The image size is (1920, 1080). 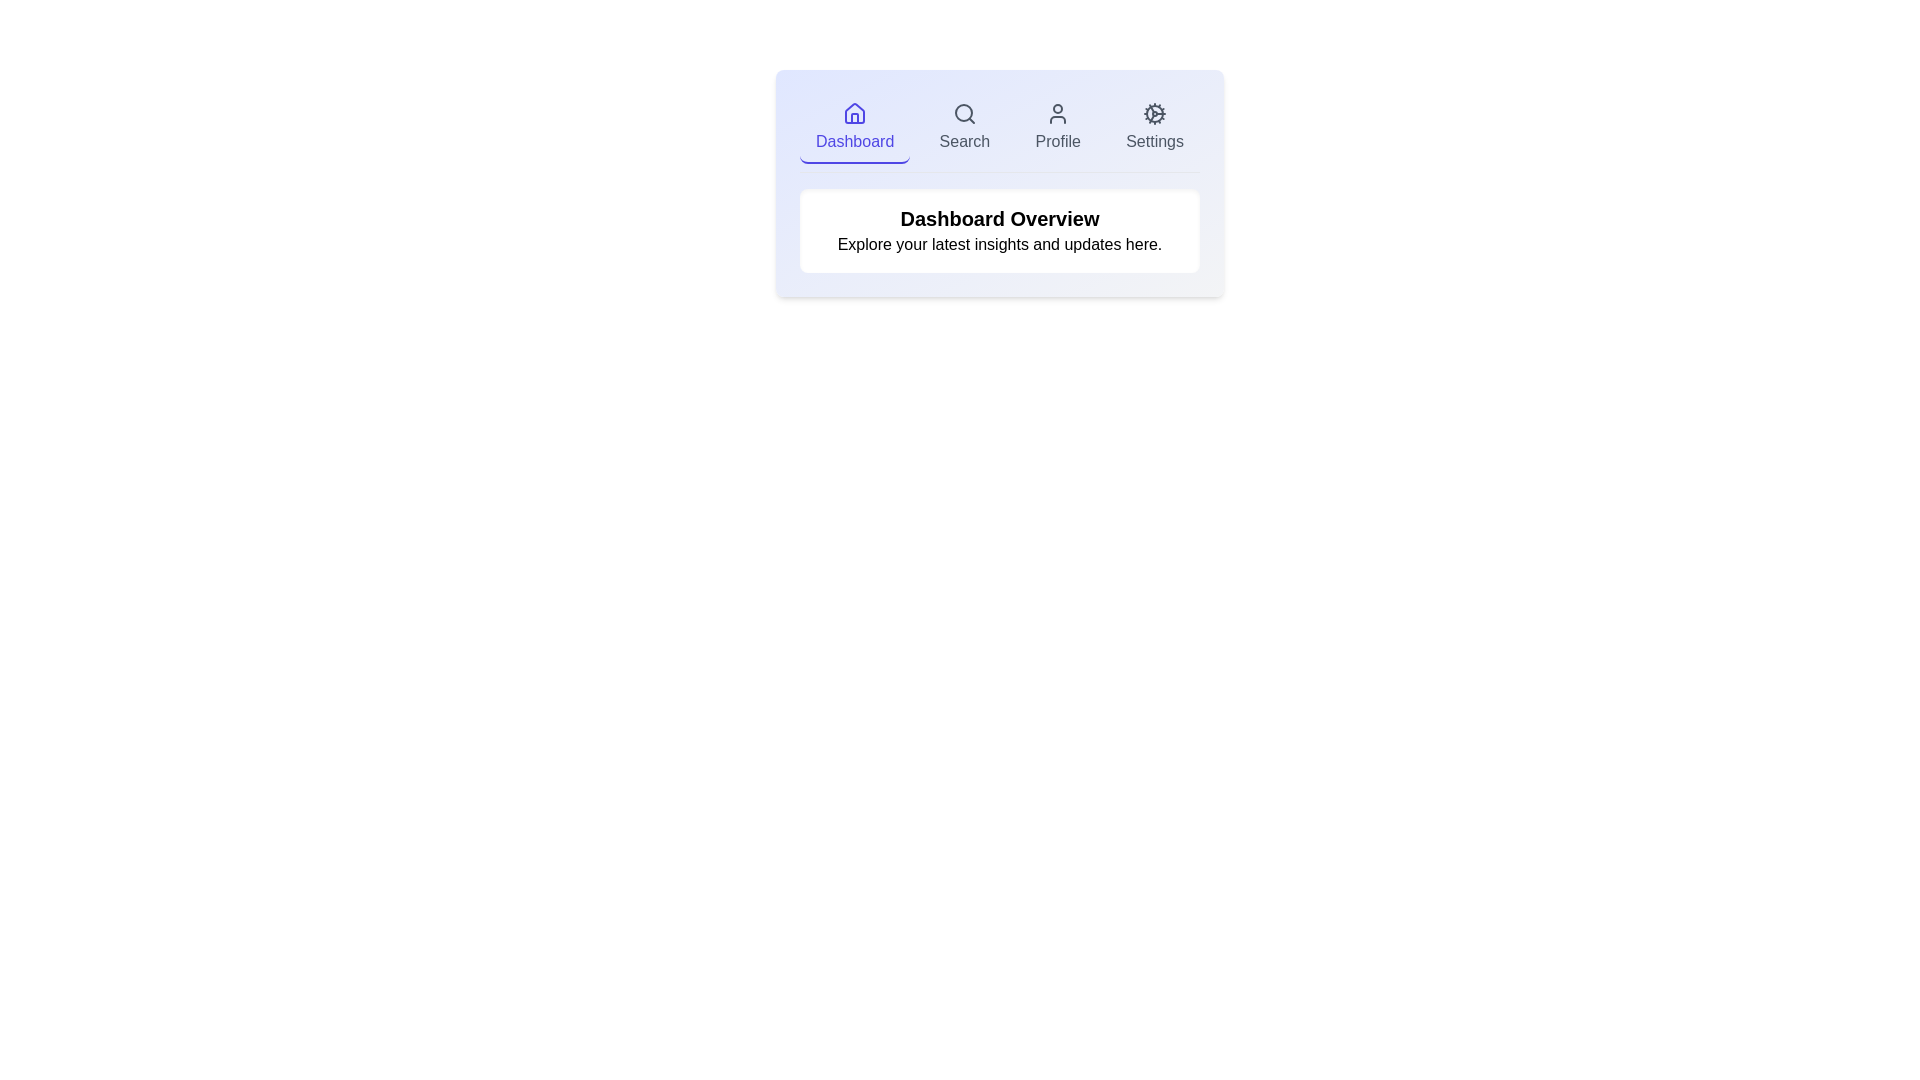 What do you see at coordinates (999, 230) in the screenshot?
I see `text contained in the 'Dashboard Overview' text block, which features a bold header and a descriptive line below it` at bounding box center [999, 230].